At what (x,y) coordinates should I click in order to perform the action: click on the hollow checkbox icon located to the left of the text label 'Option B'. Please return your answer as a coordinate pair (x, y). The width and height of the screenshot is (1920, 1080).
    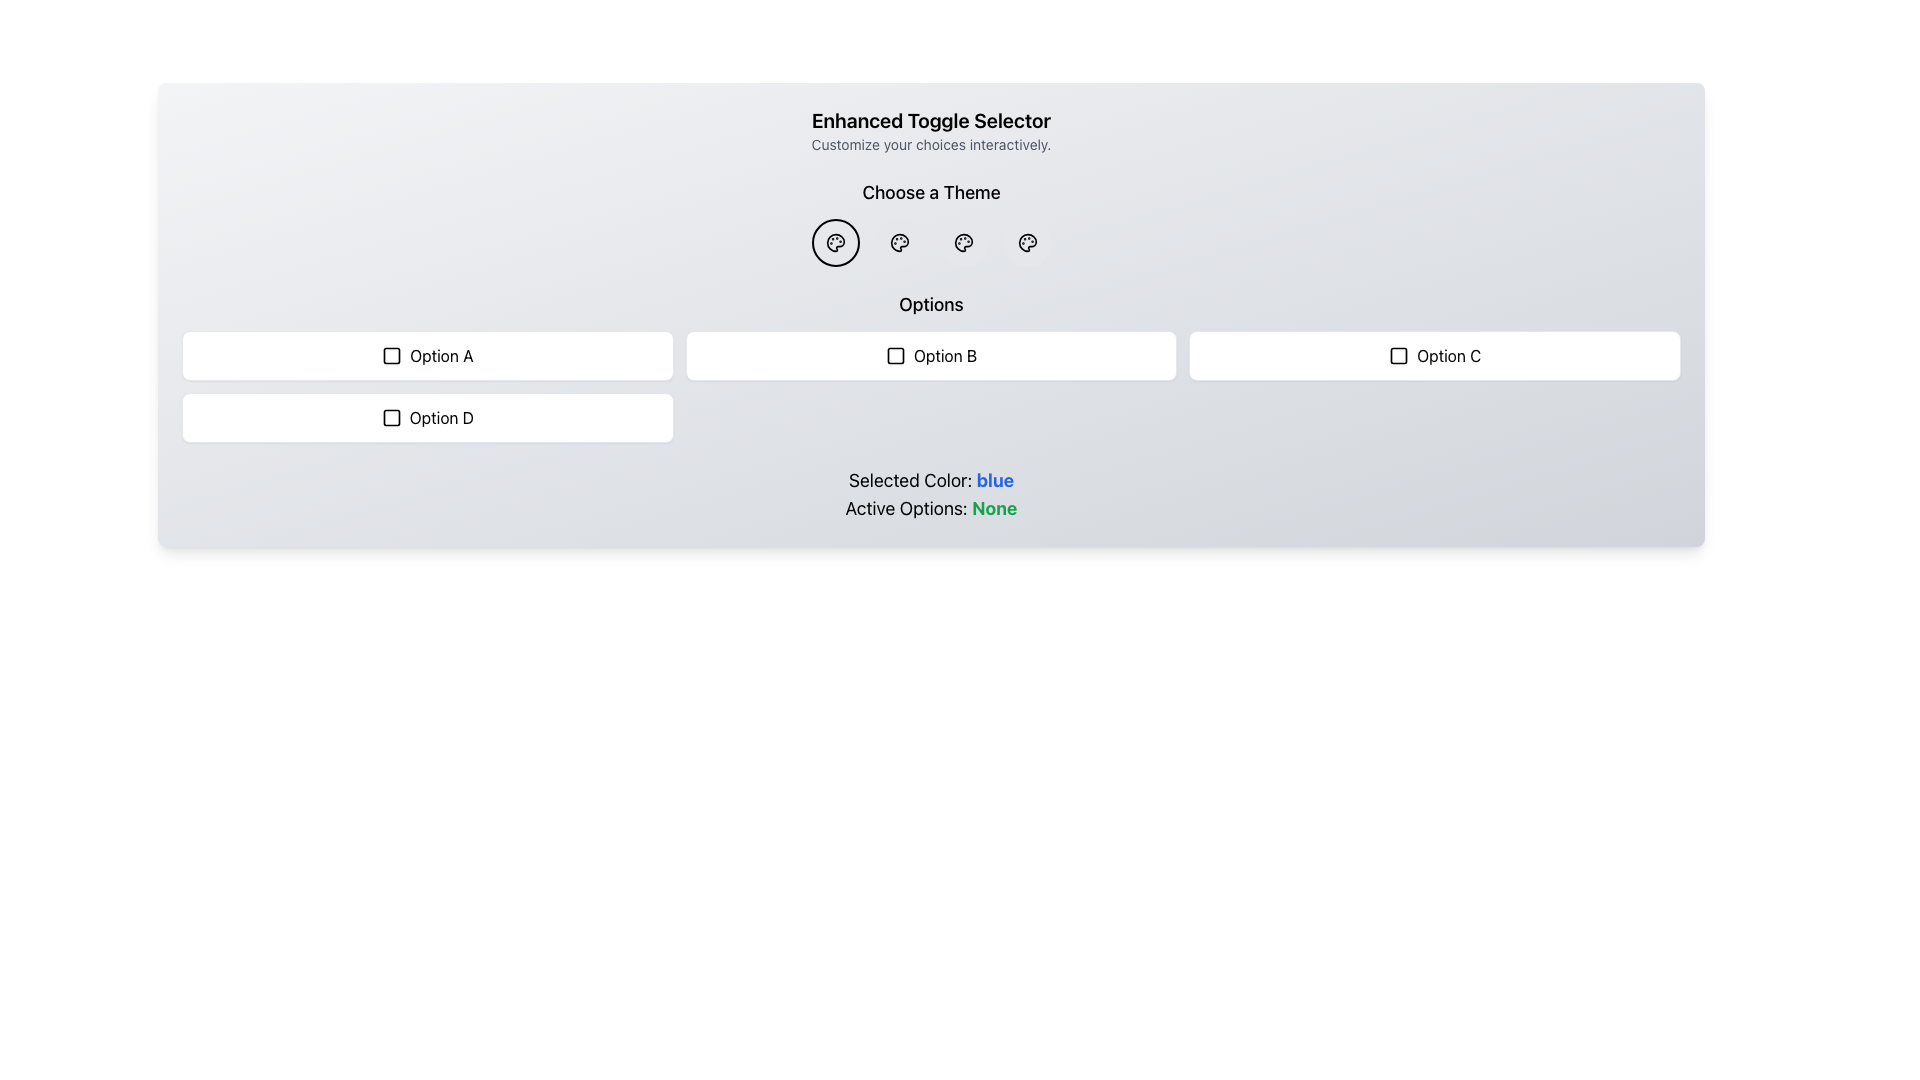
    Looking at the image, I should click on (894, 354).